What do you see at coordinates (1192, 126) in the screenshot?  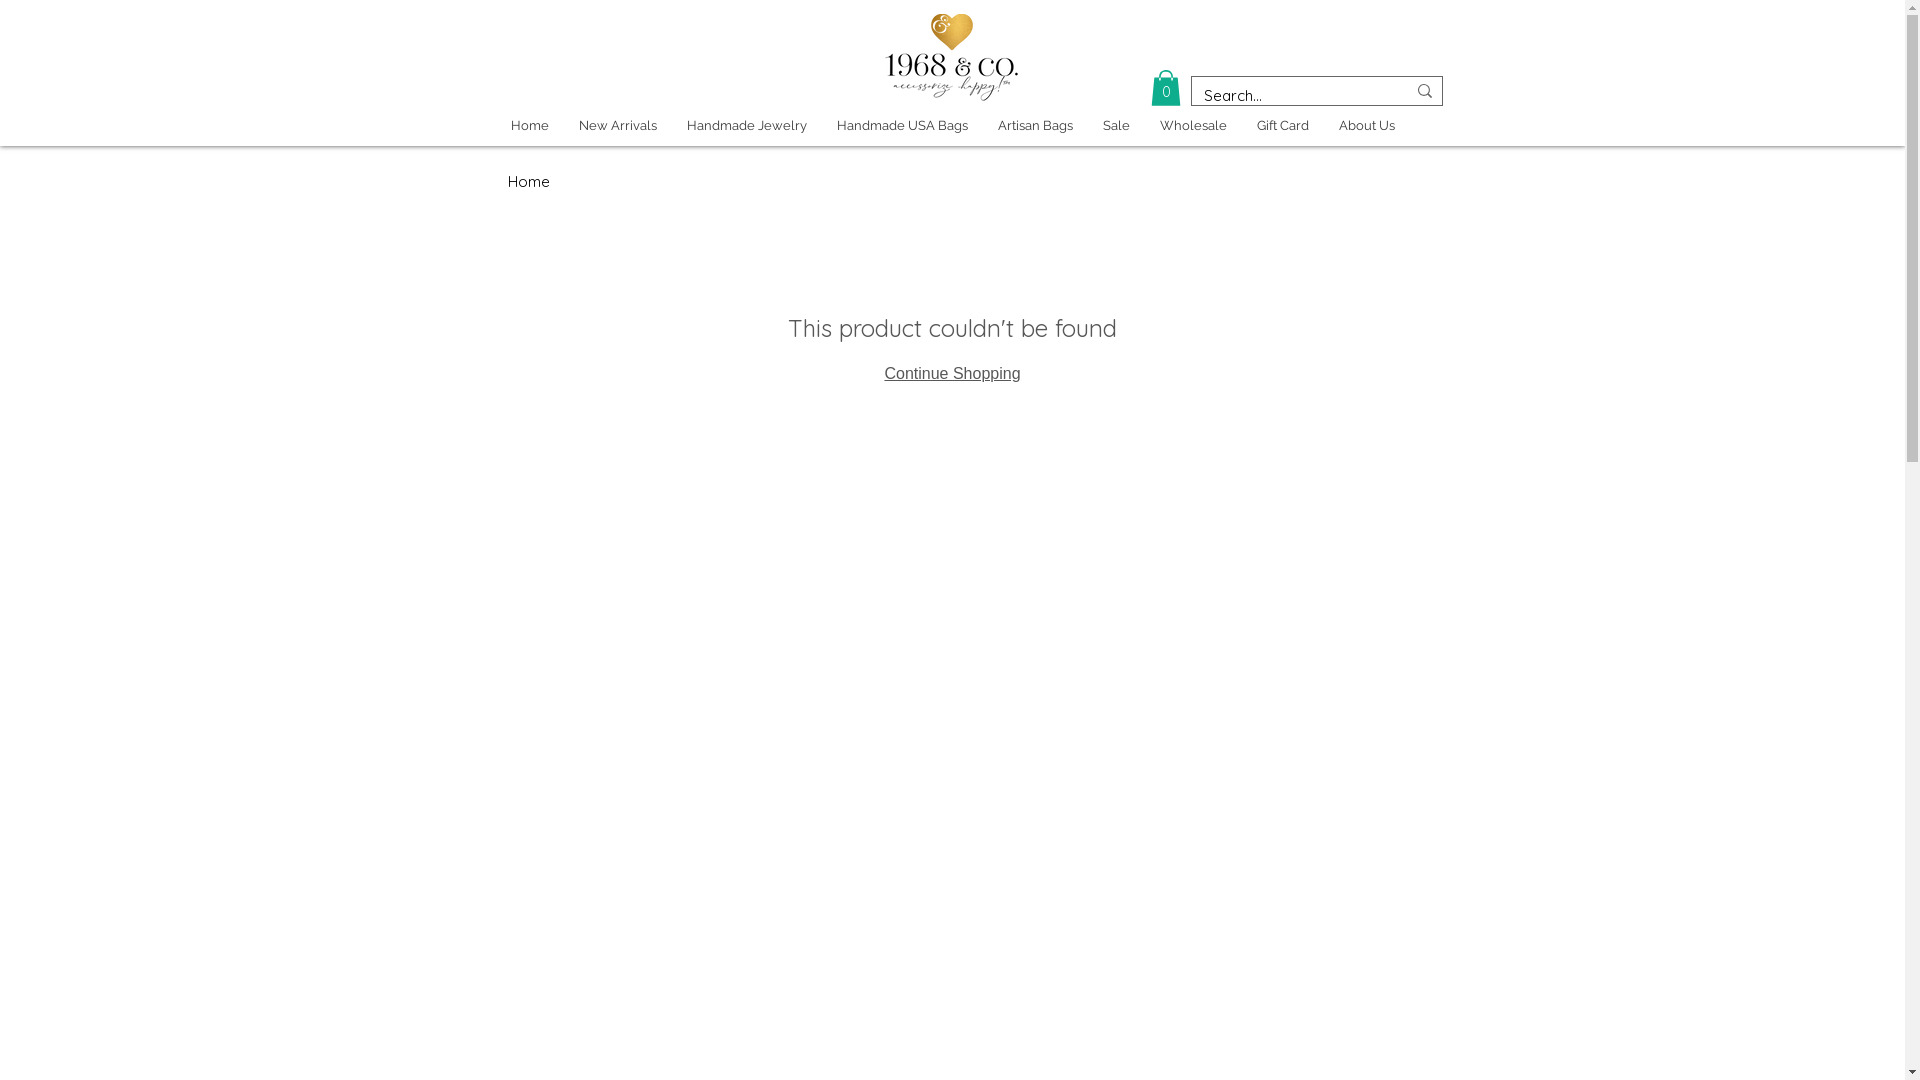 I see `'Wholesale'` at bounding box center [1192, 126].